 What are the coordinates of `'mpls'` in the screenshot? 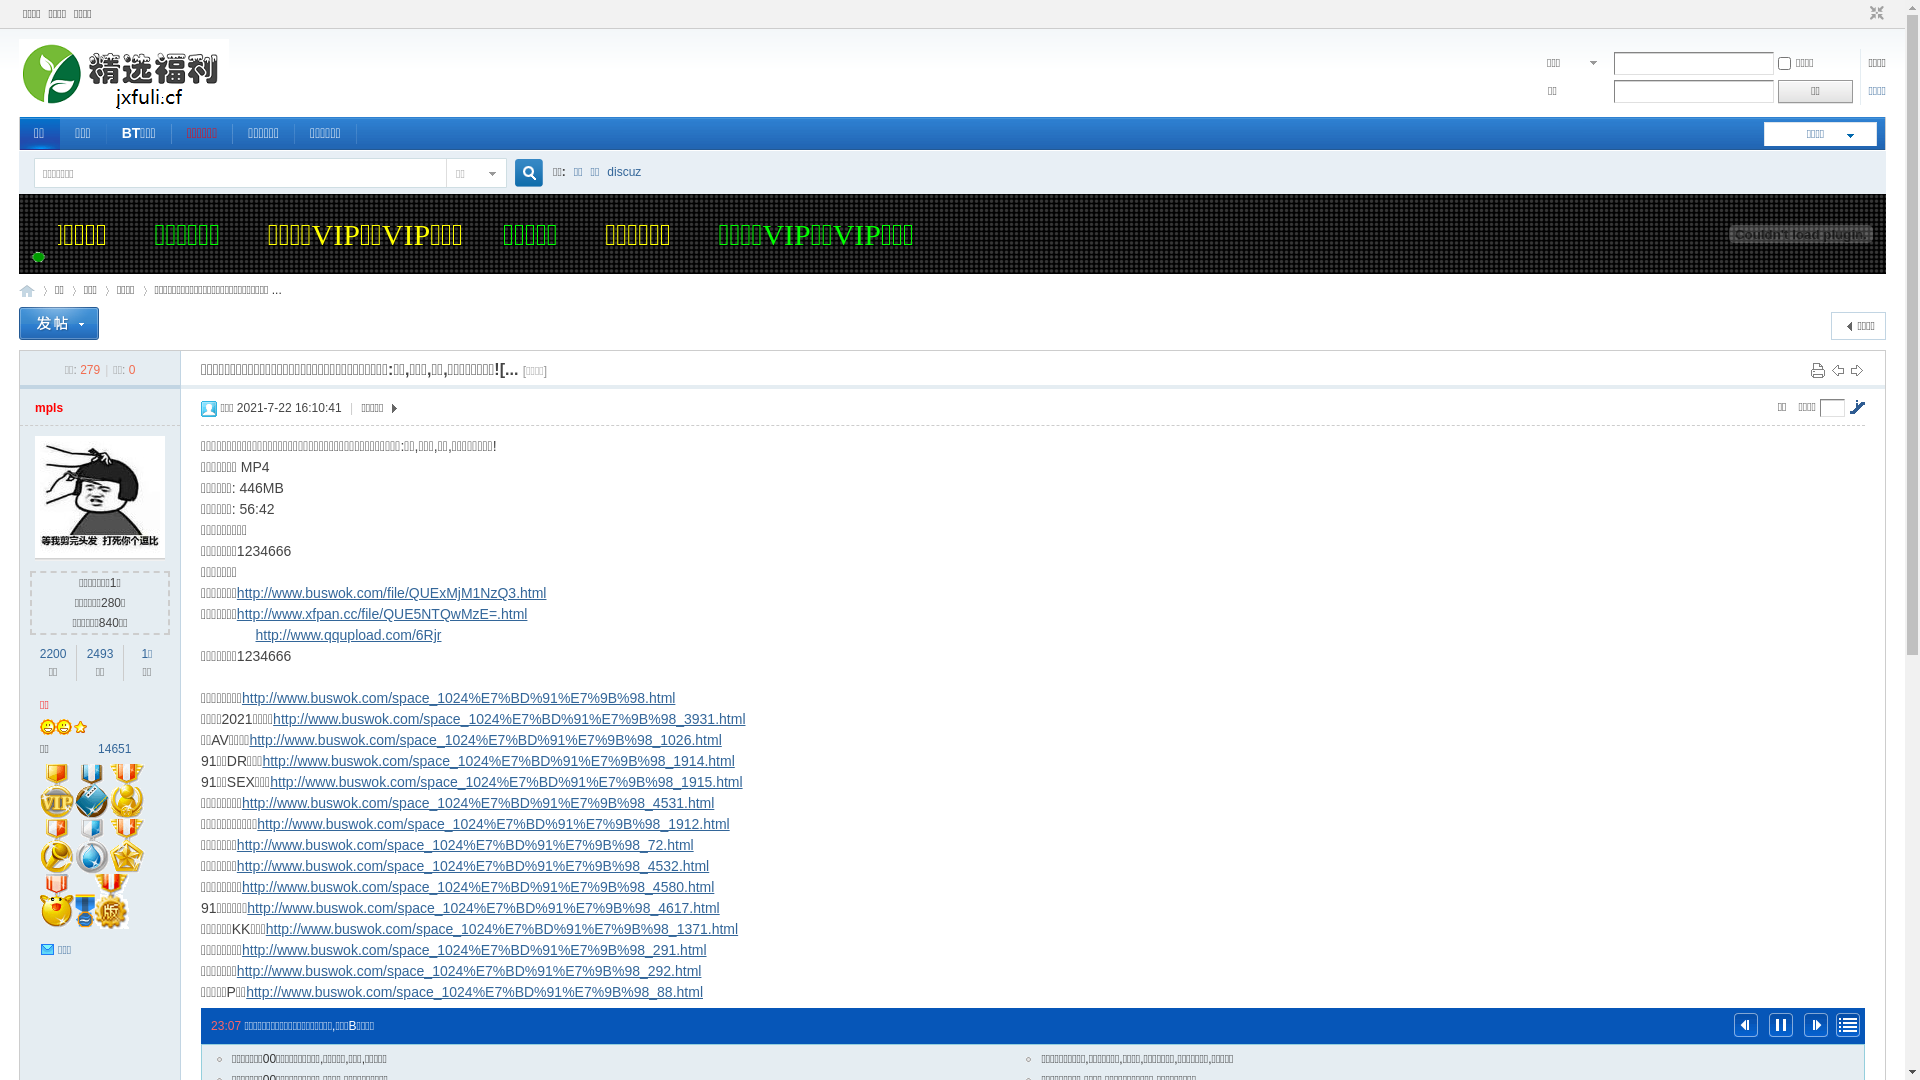 It's located at (48, 407).